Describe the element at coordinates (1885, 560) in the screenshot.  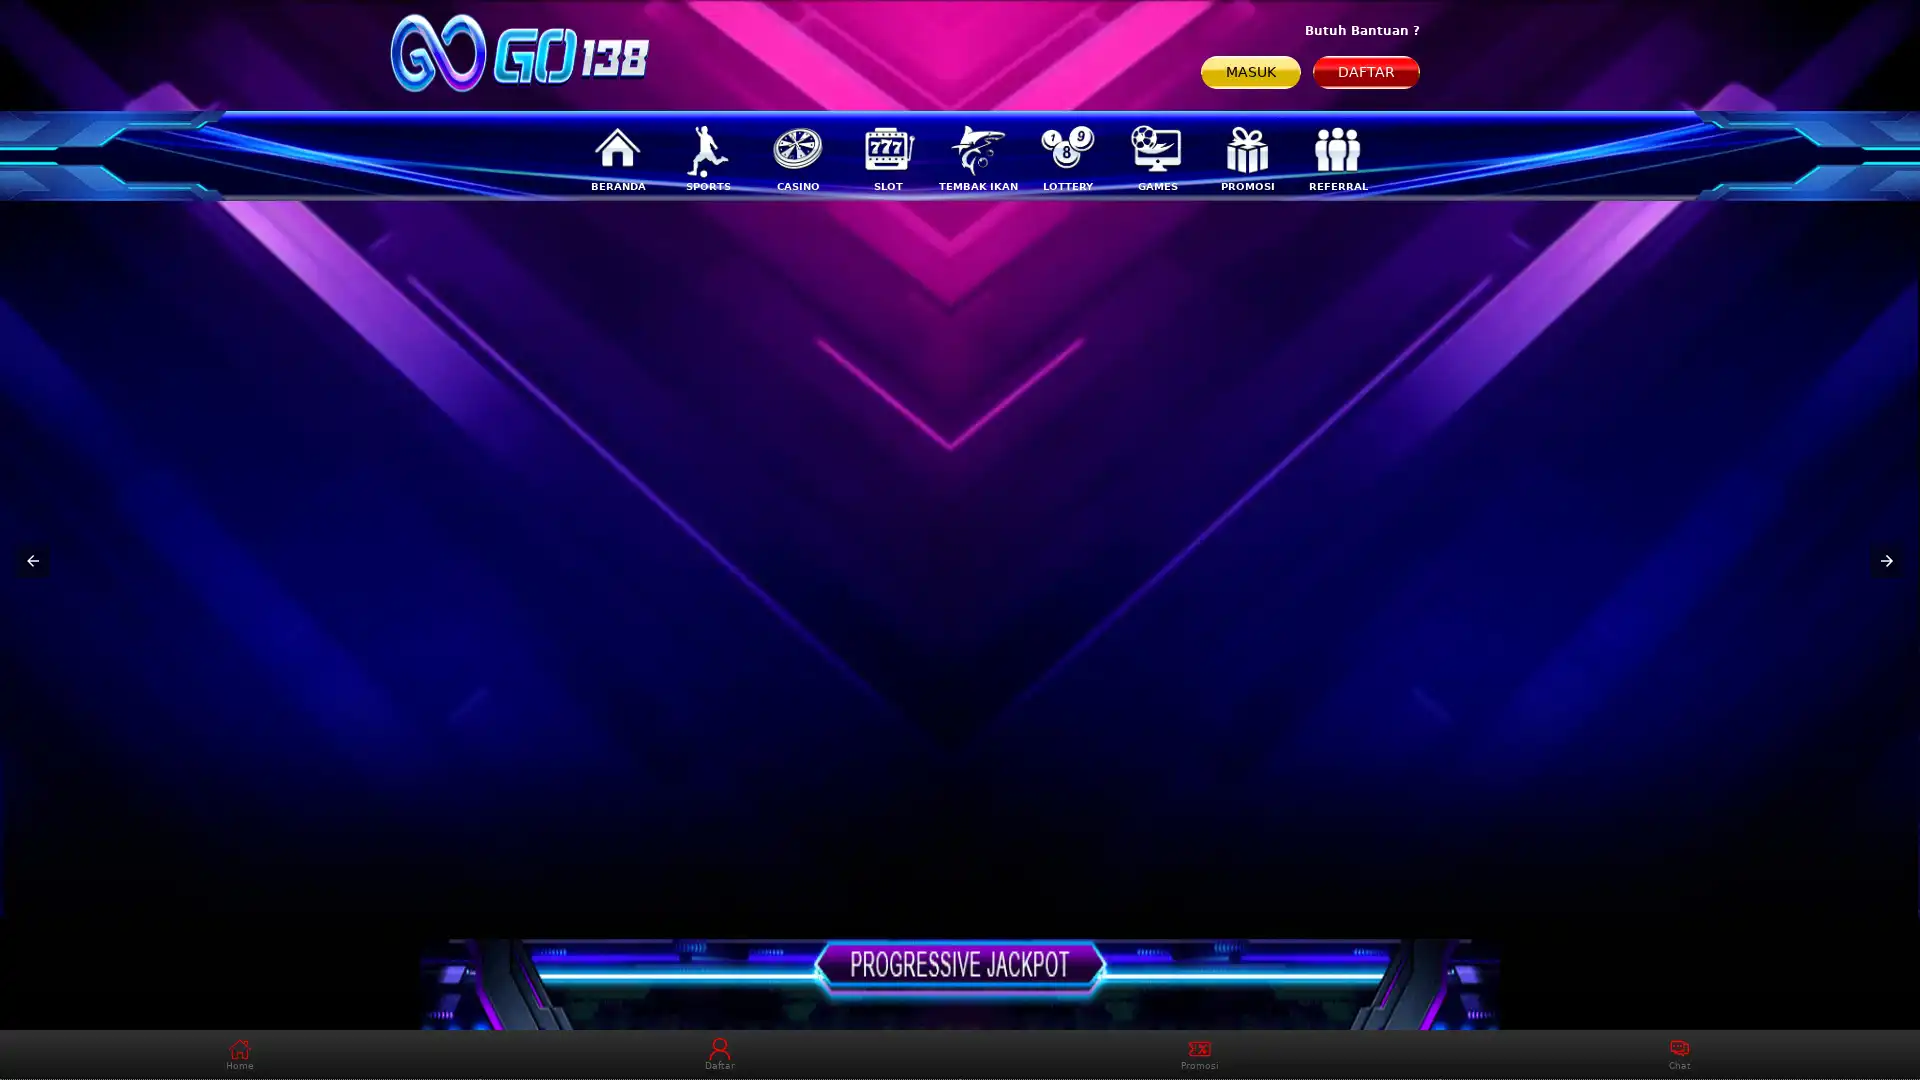
I see `Next item in carousel (3 of 4)` at that location.